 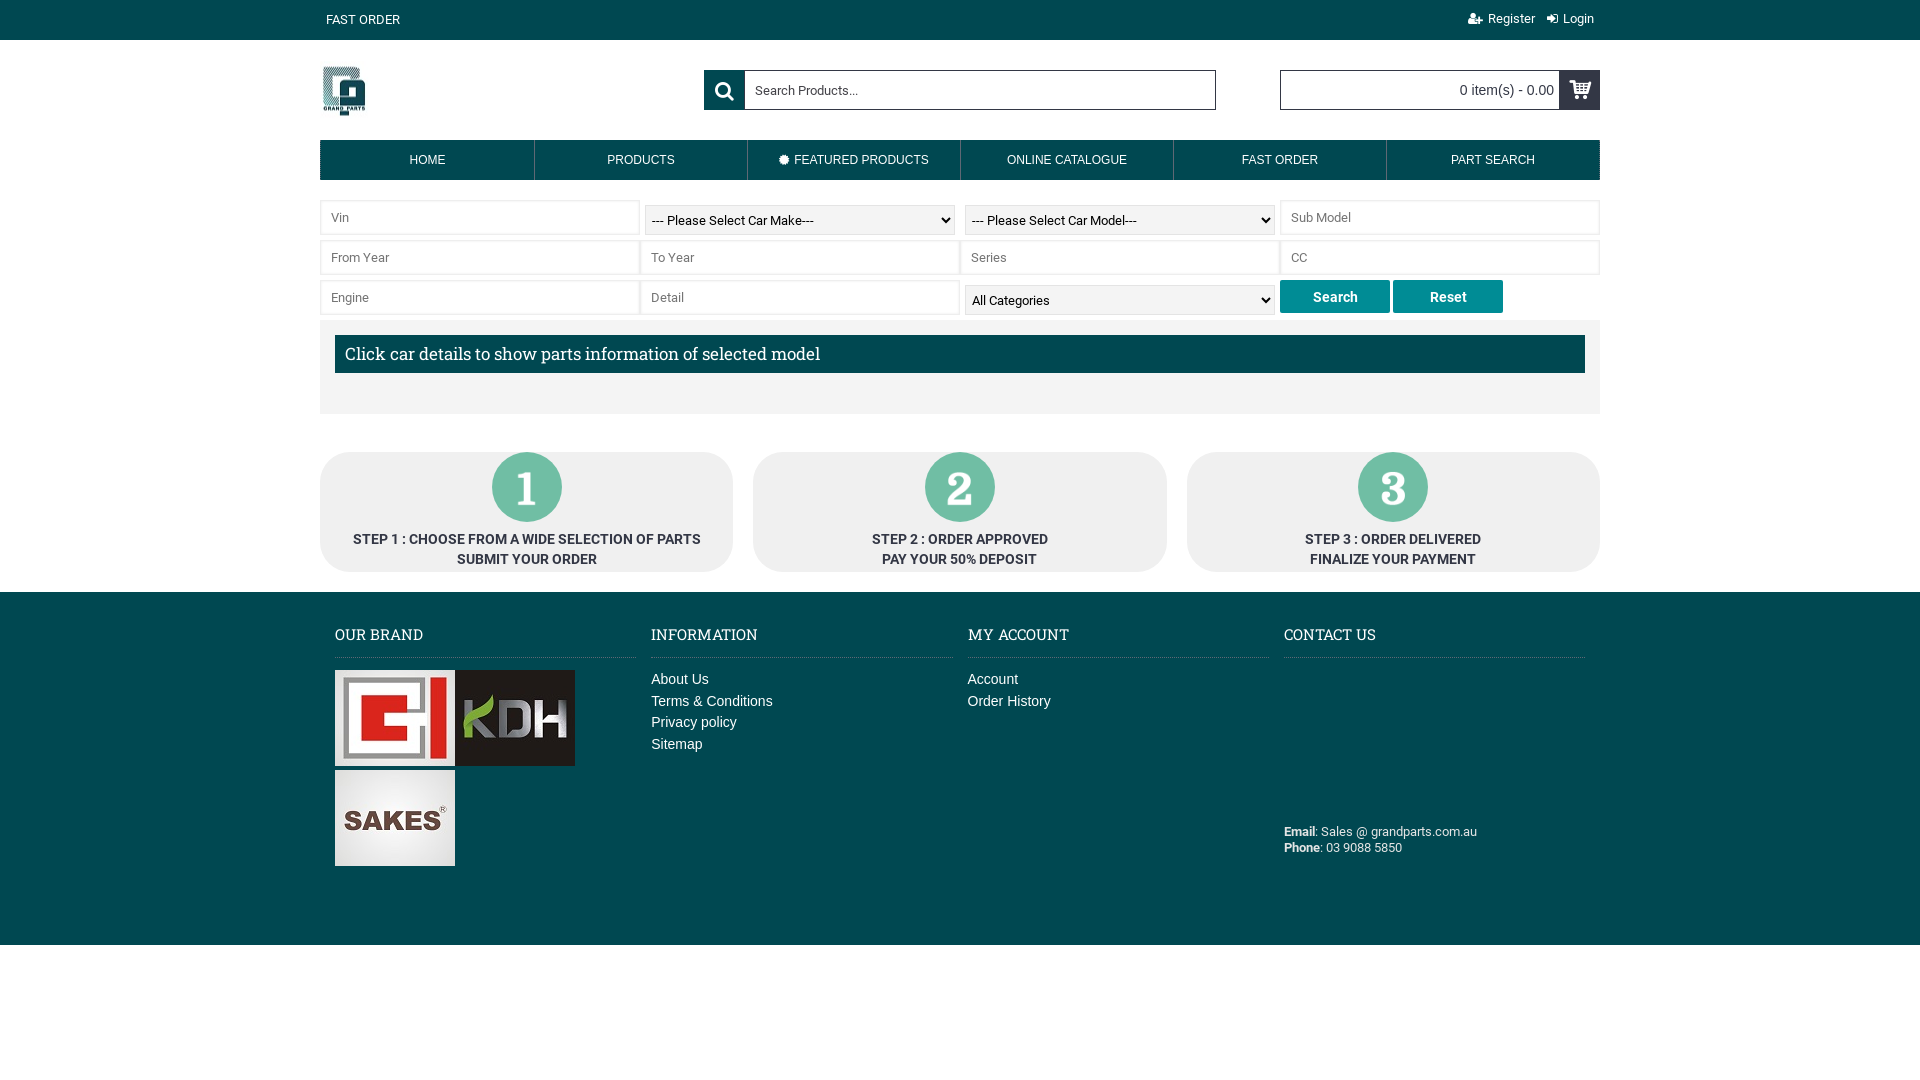 What do you see at coordinates (1492, 158) in the screenshot?
I see `'PART SEARCH'` at bounding box center [1492, 158].